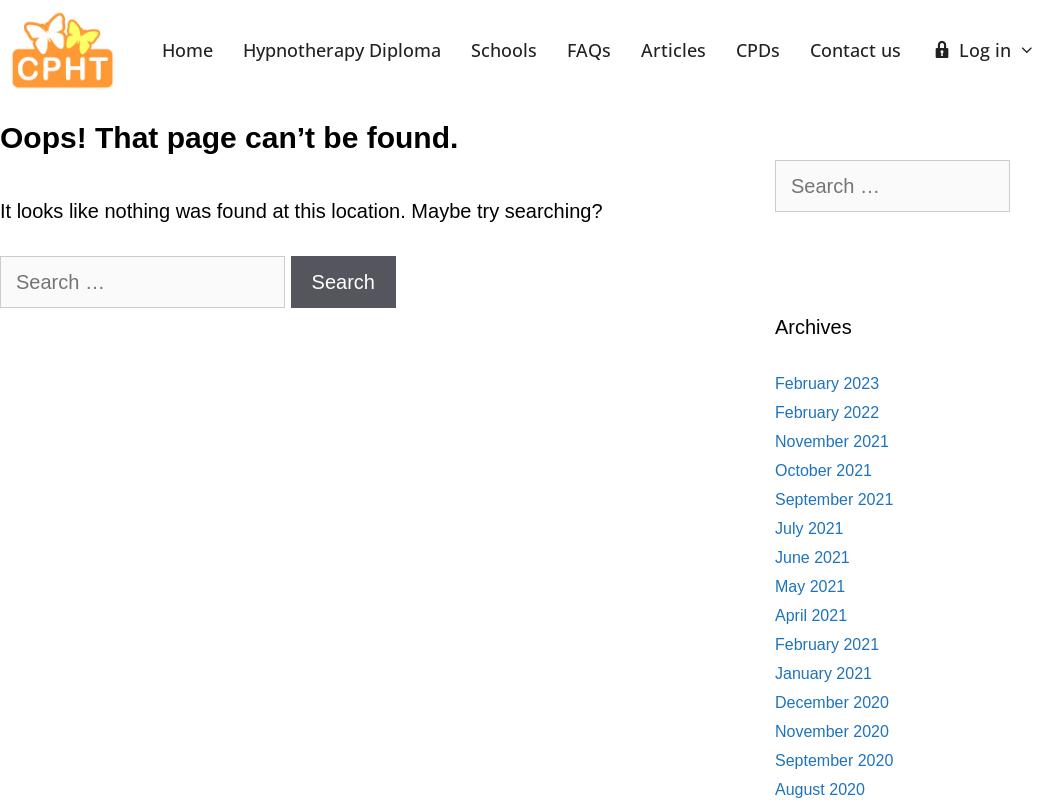 The height and width of the screenshot is (809, 1050). I want to click on 'April 2021', so click(810, 615).